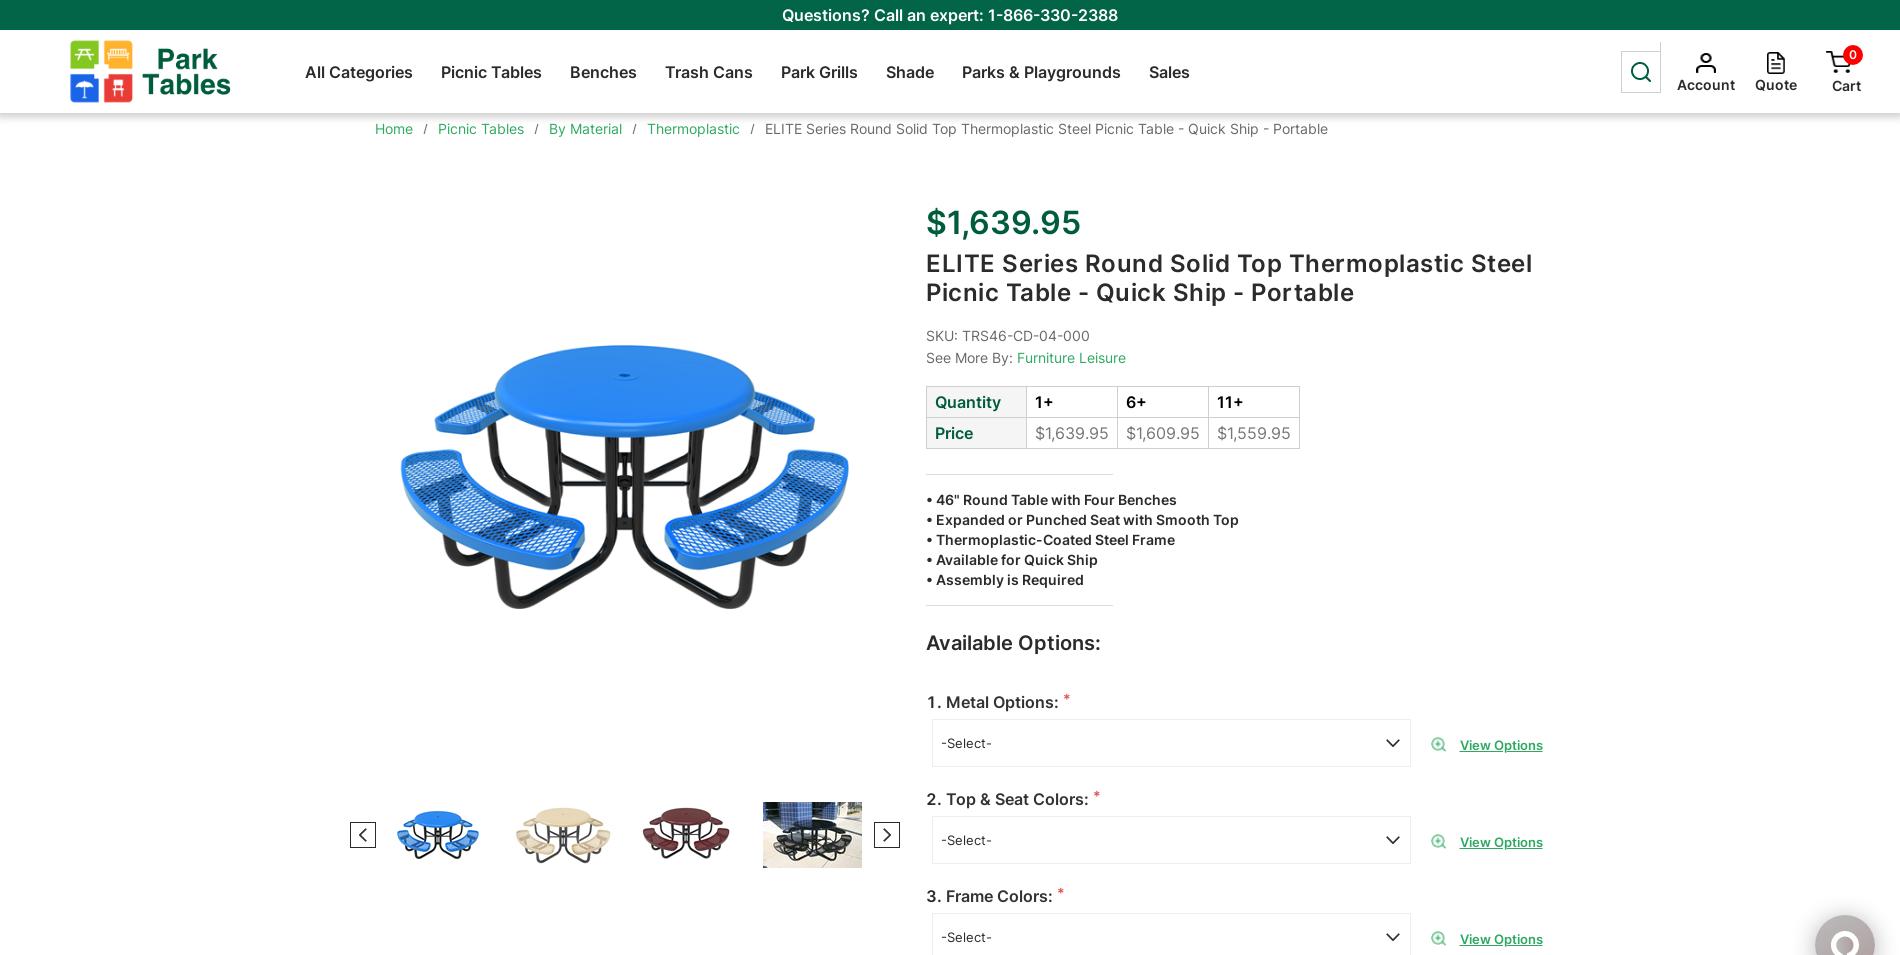 Image resolution: width=1900 pixels, height=955 pixels. Describe the element at coordinates (393, 127) in the screenshot. I see `'Home'` at that location.